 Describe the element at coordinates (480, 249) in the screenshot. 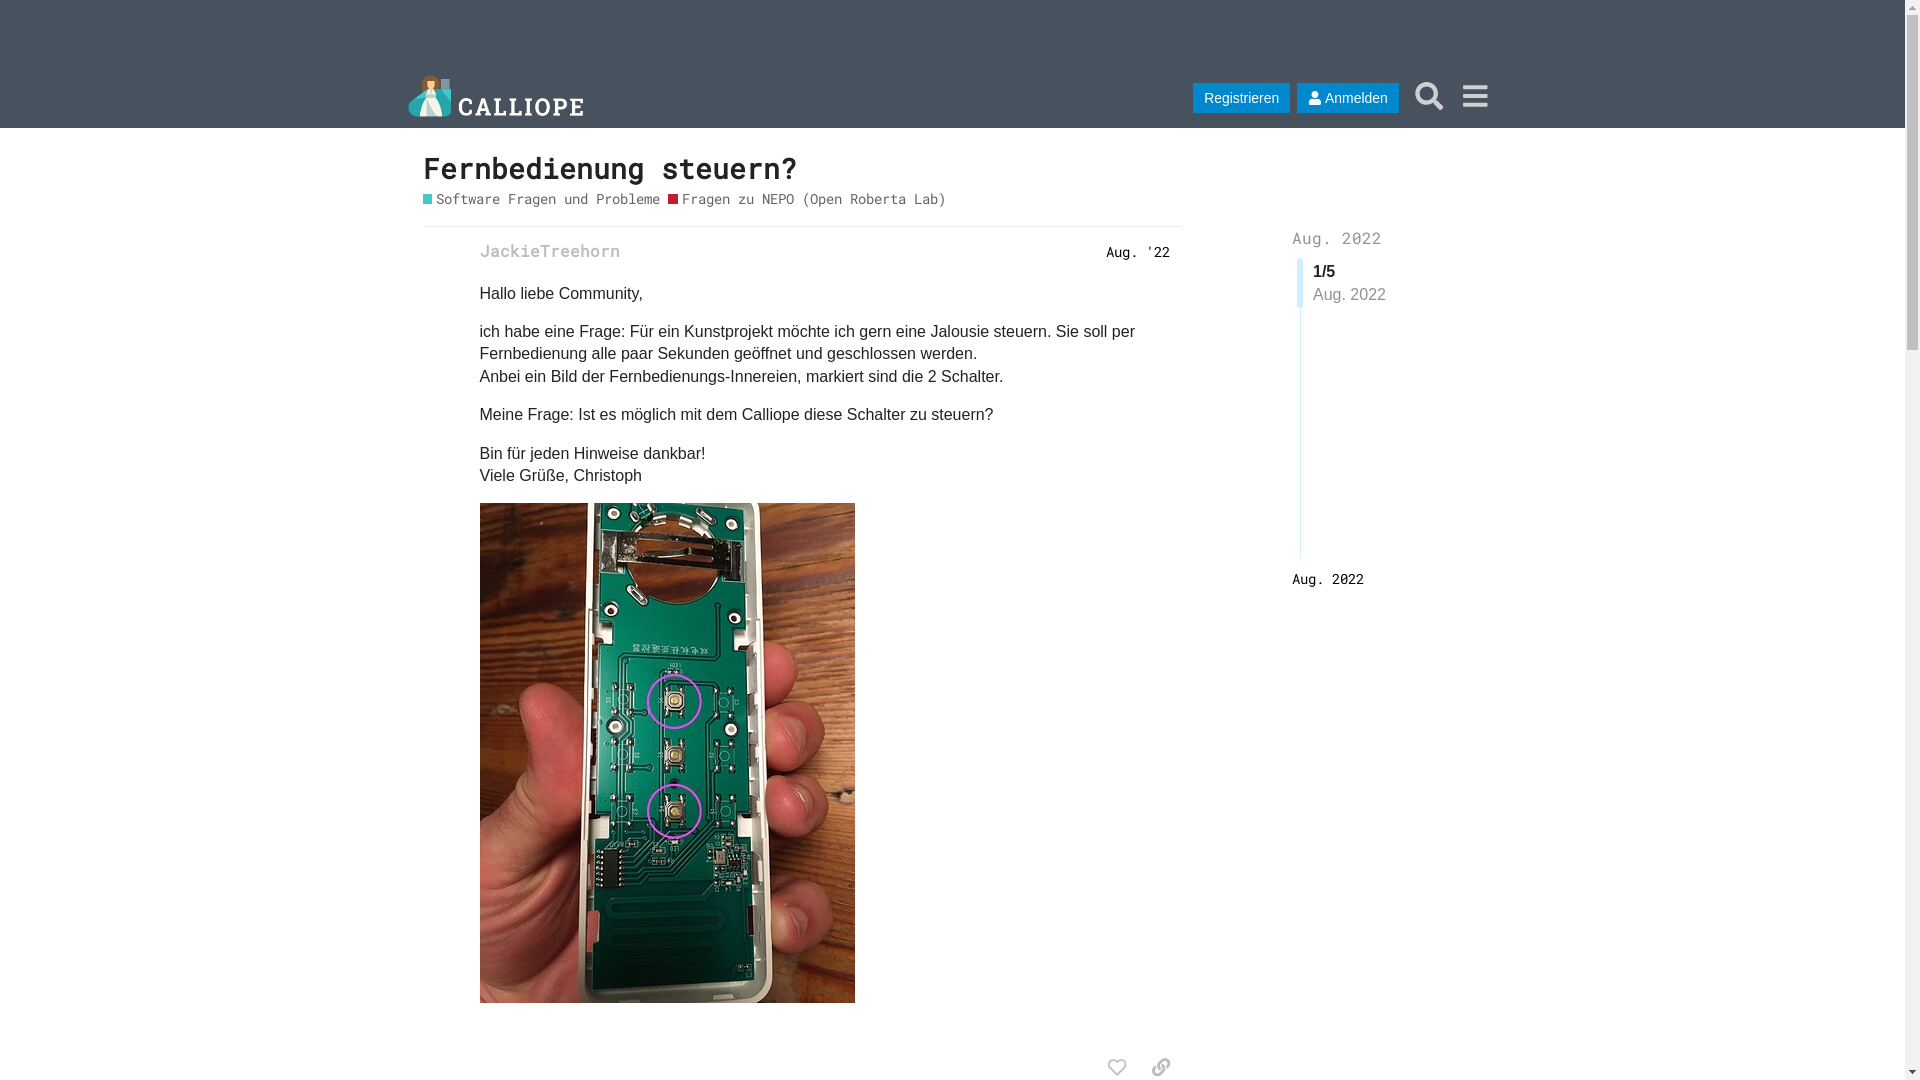

I see `'JackieTreehorn'` at that location.